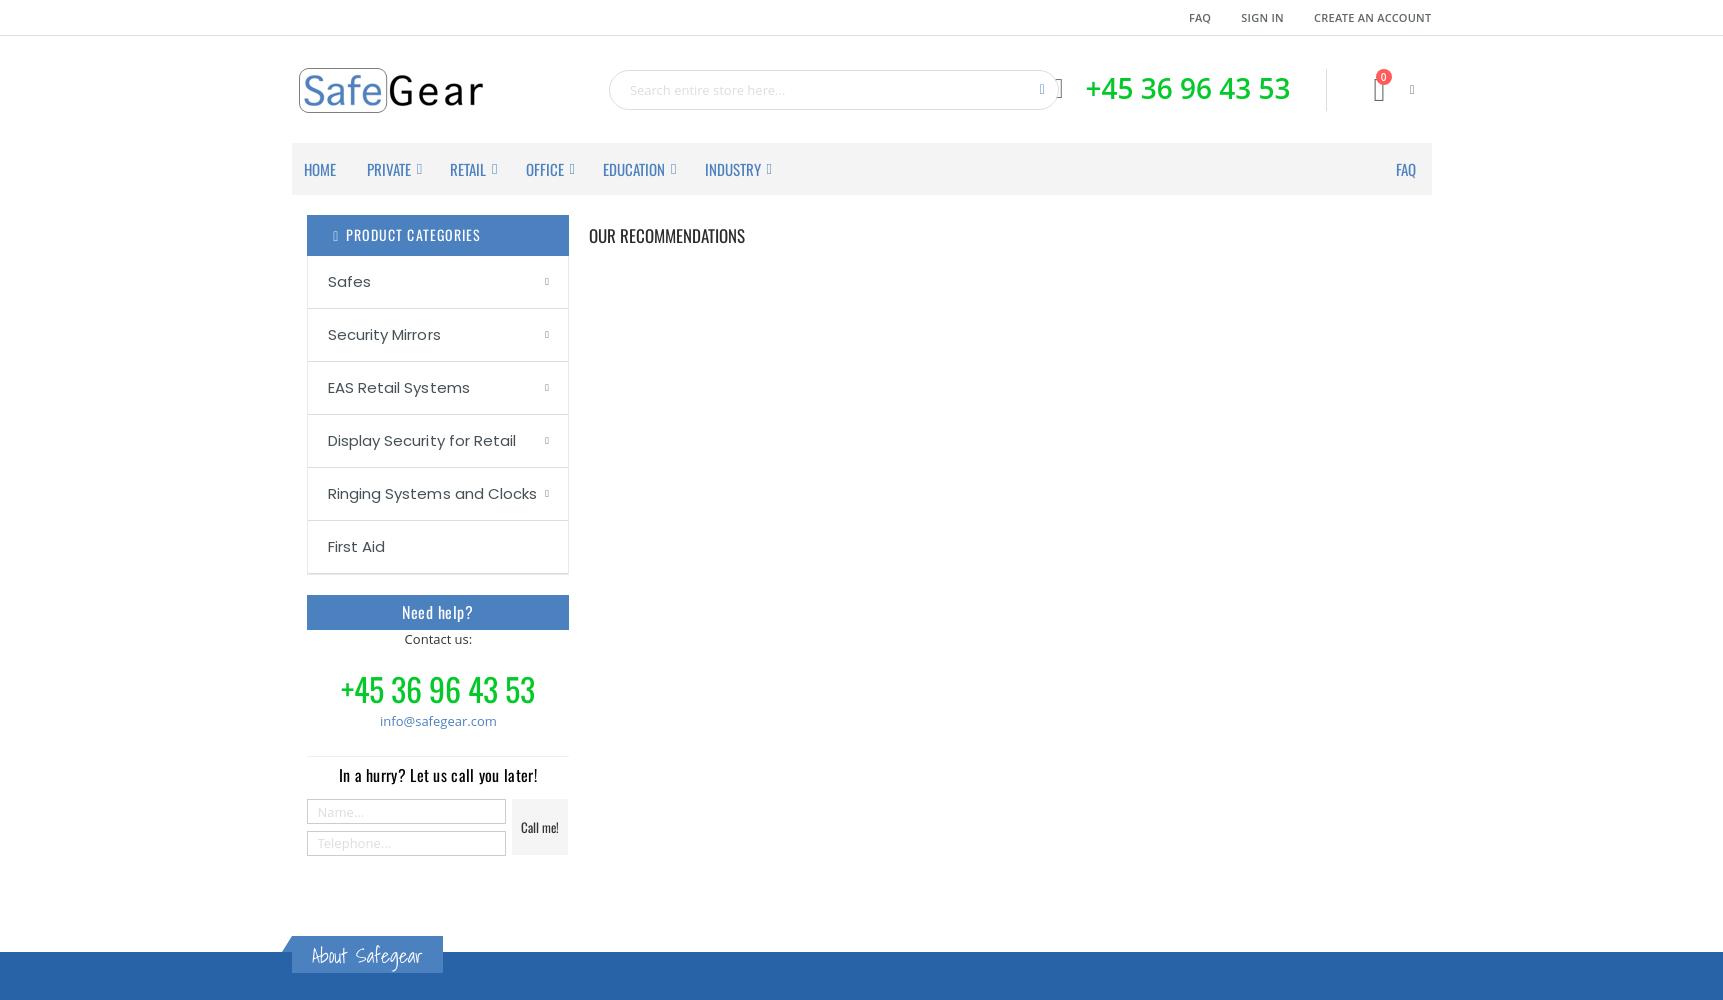 Image resolution: width=1723 pixels, height=1000 pixels. I want to click on 'Product Categories', so click(344, 233).